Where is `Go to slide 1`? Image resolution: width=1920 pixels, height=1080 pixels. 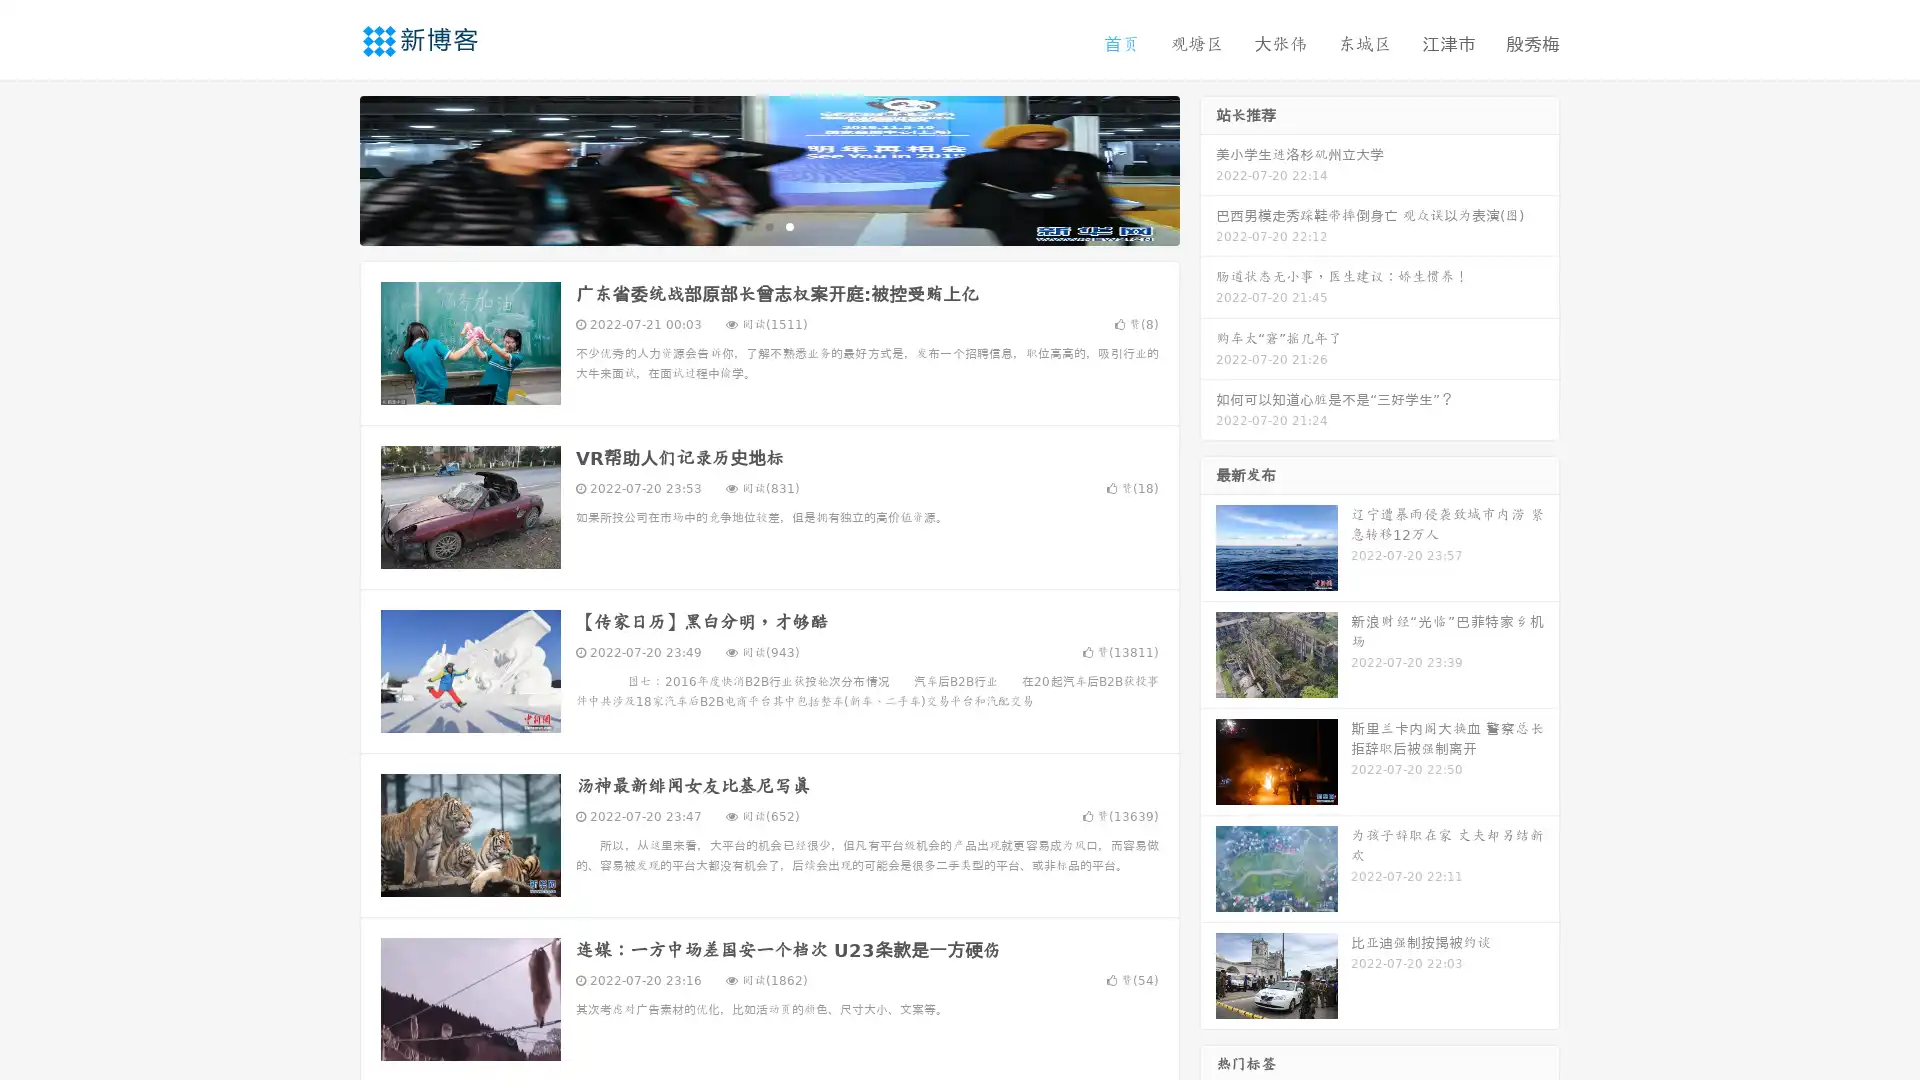
Go to slide 1 is located at coordinates (748, 225).